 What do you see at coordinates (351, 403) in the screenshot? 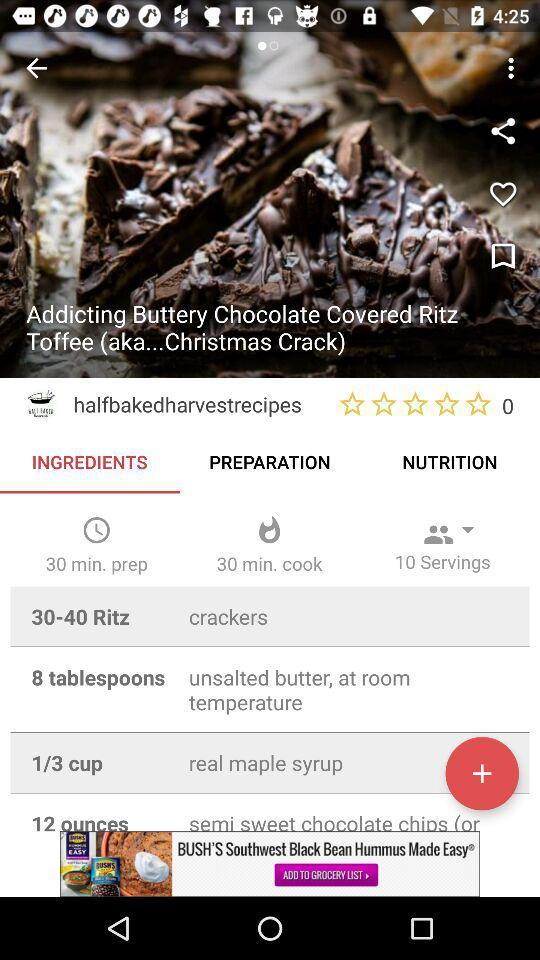
I see `the first star below toffee image` at bounding box center [351, 403].